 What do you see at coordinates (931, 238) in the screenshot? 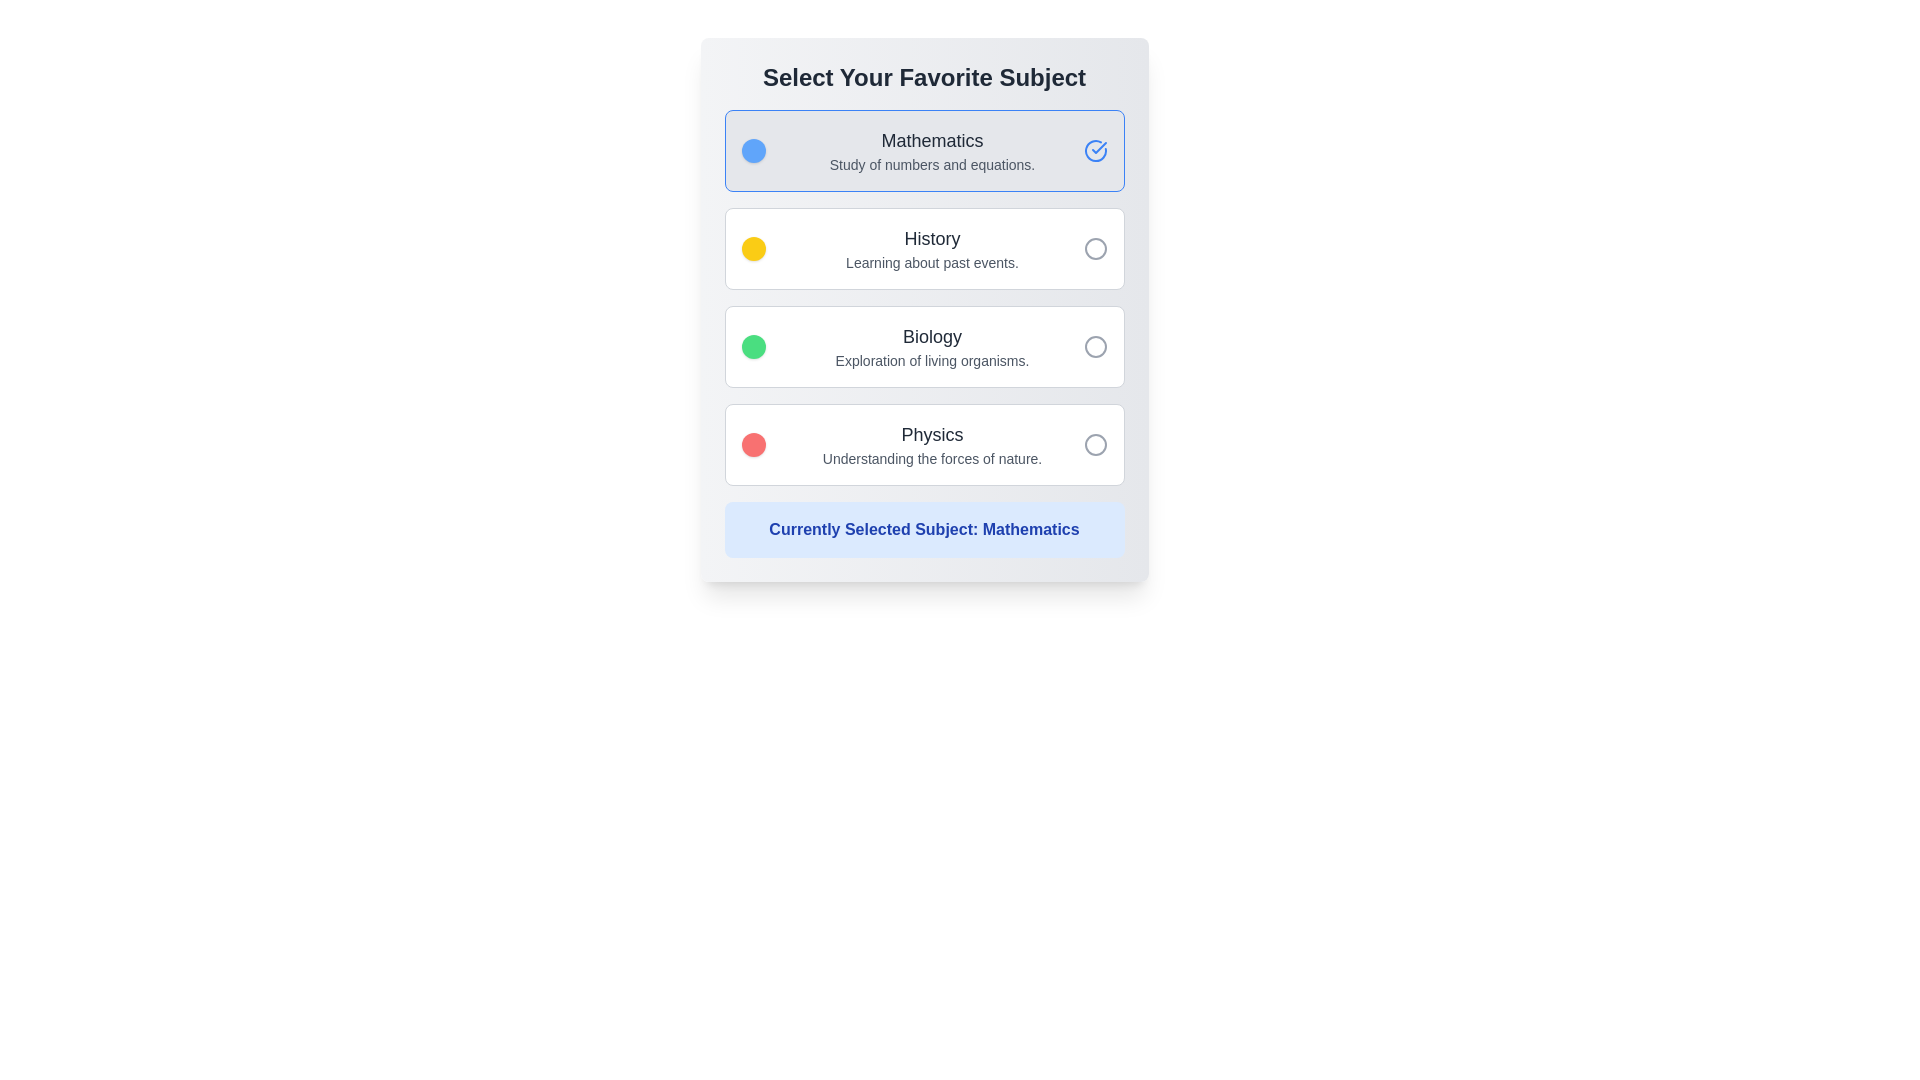
I see `the 'History' text label which serves as the title for the 'History' section in the list of subjects for accessibility` at bounding box center [931, 238].